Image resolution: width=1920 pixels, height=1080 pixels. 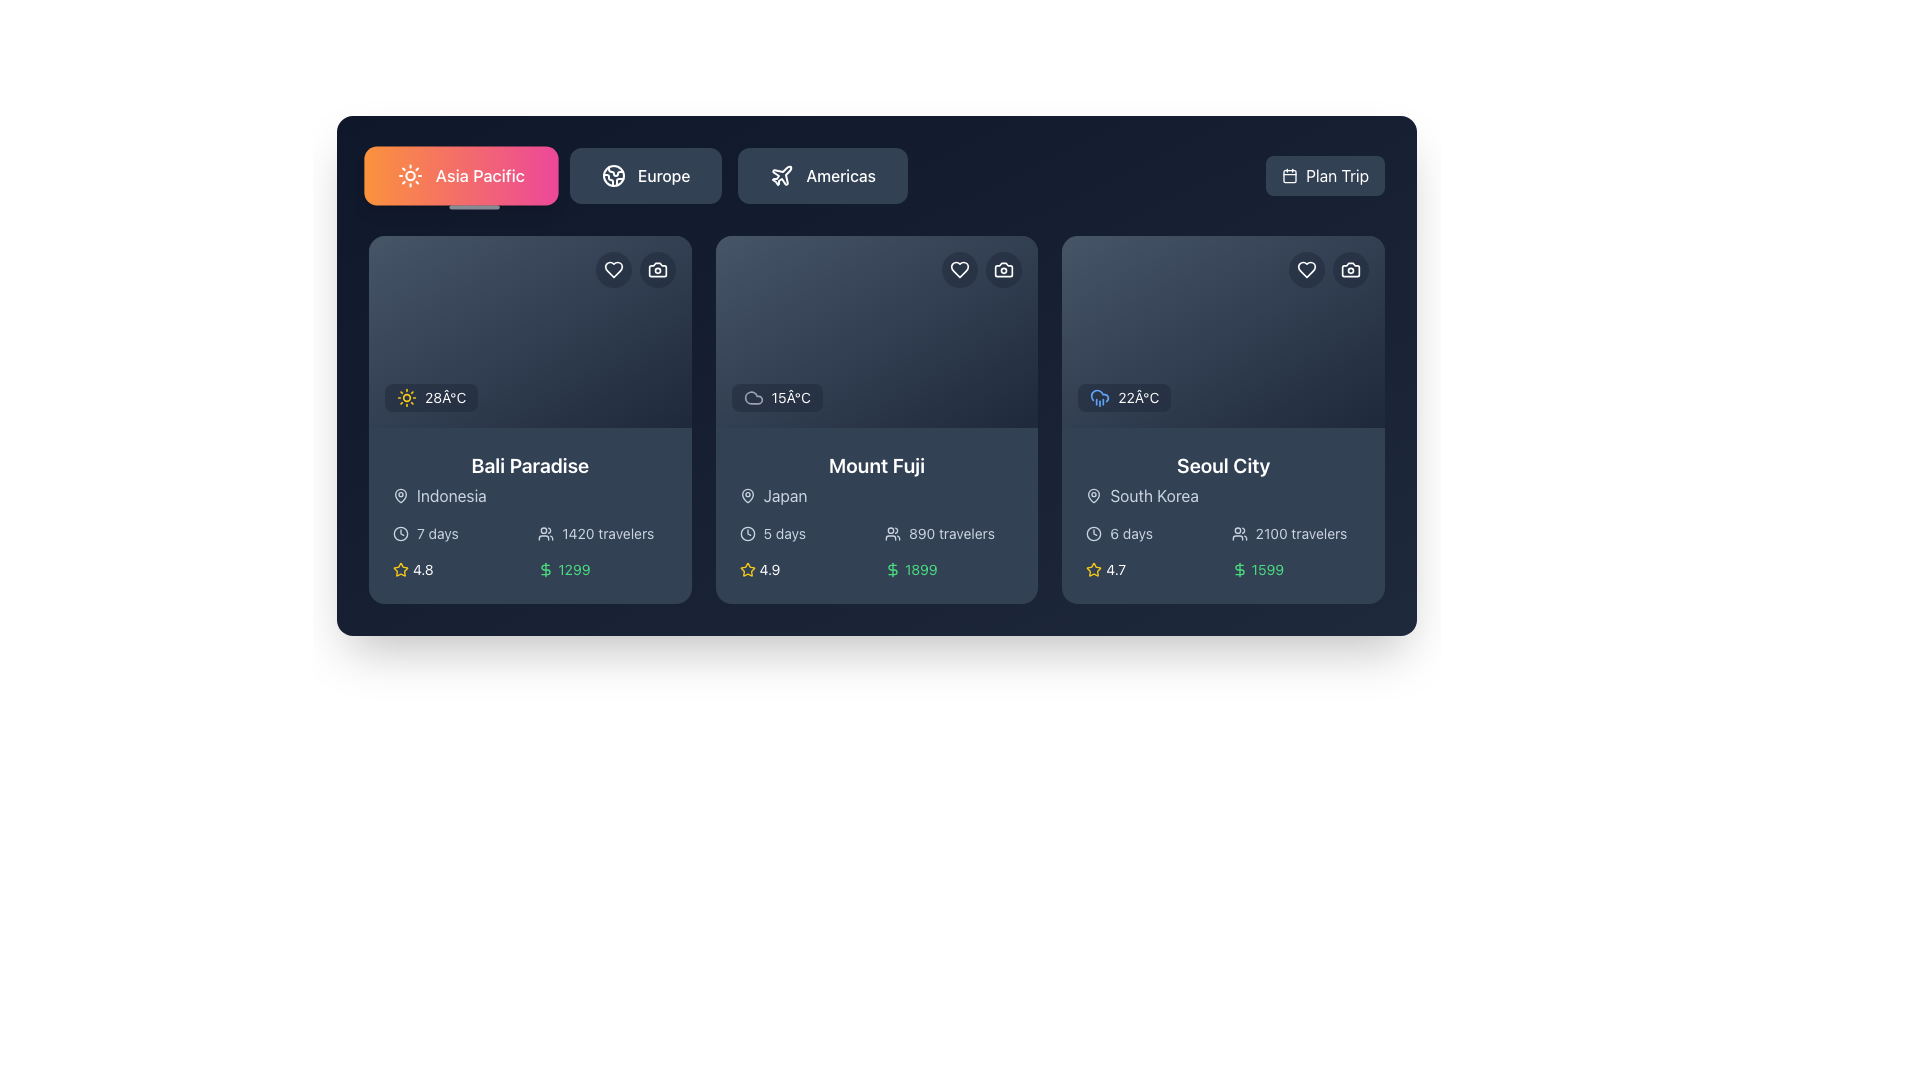 I want to click on the travel information section for 'Bali Paradise', so click(x=530, y=515).